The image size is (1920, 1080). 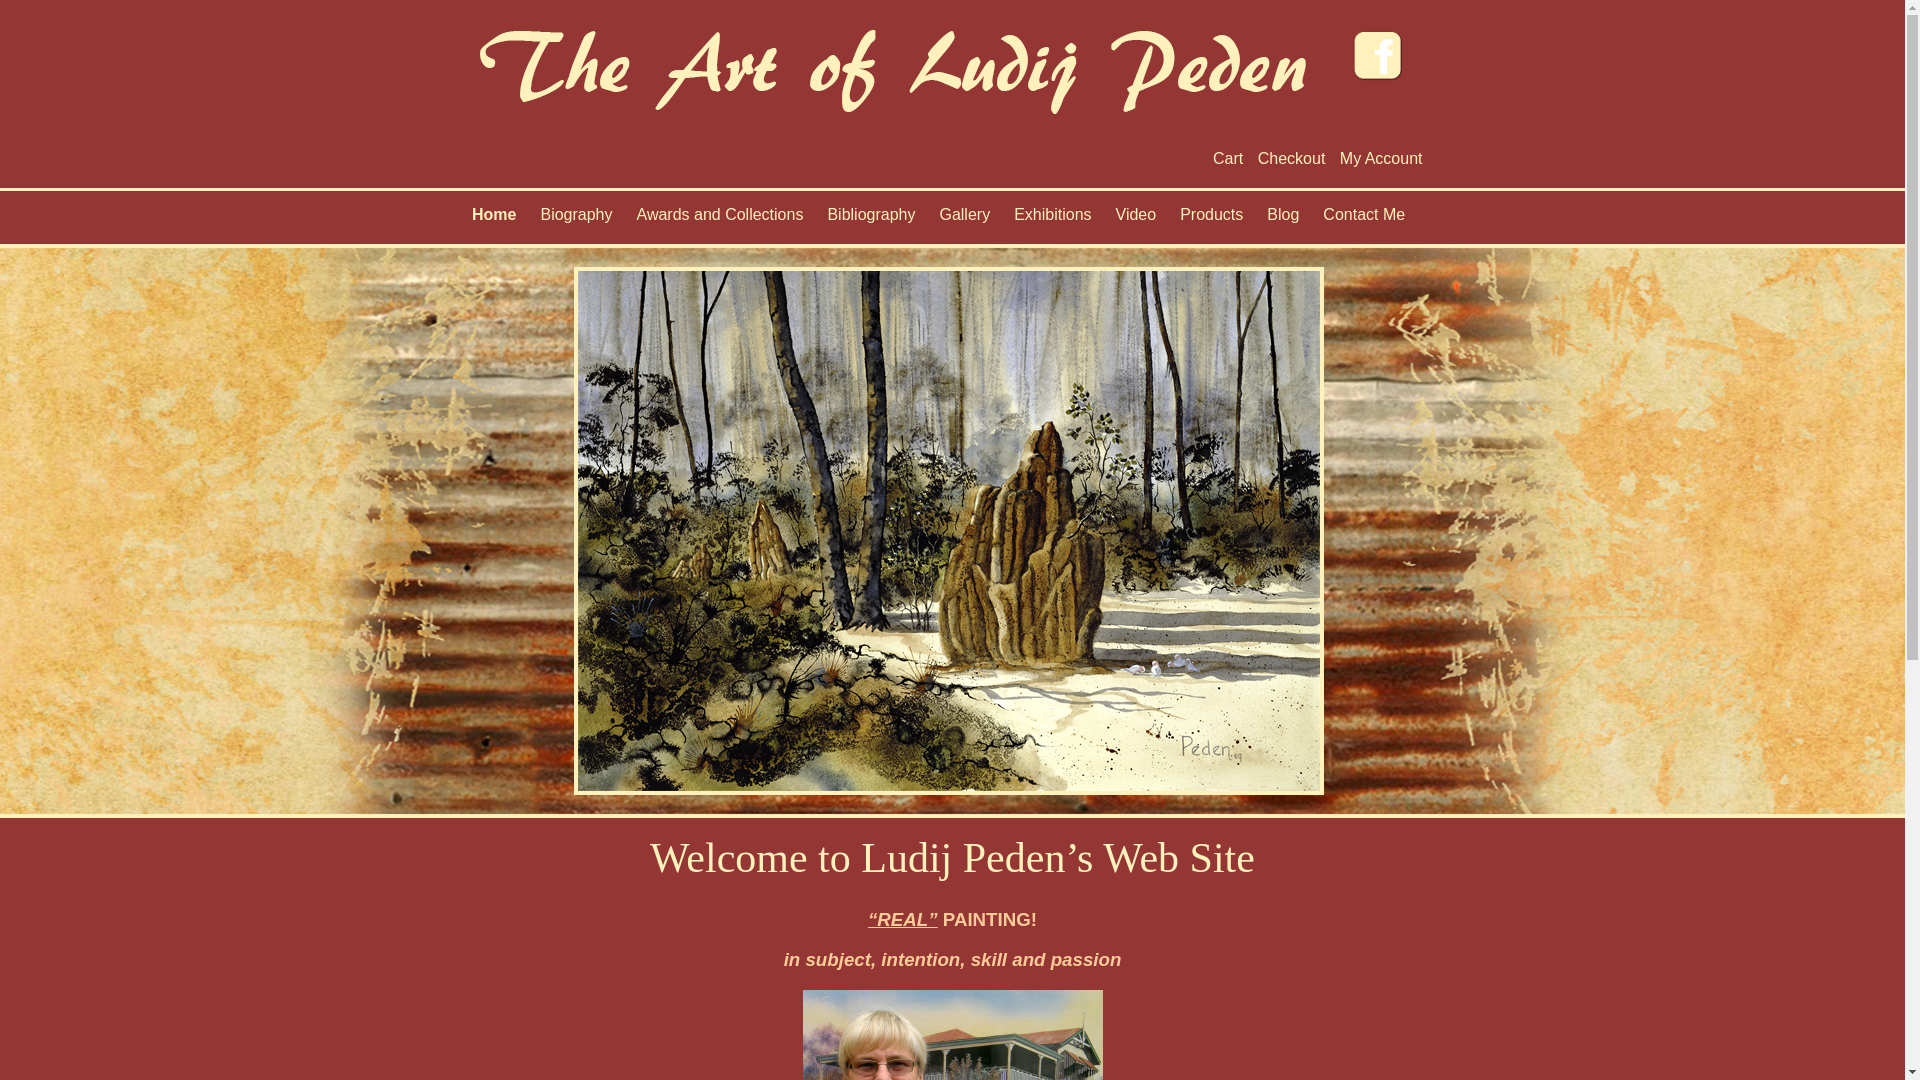 I want to click on 'Exhibitions', so click(x=1051, y=219).